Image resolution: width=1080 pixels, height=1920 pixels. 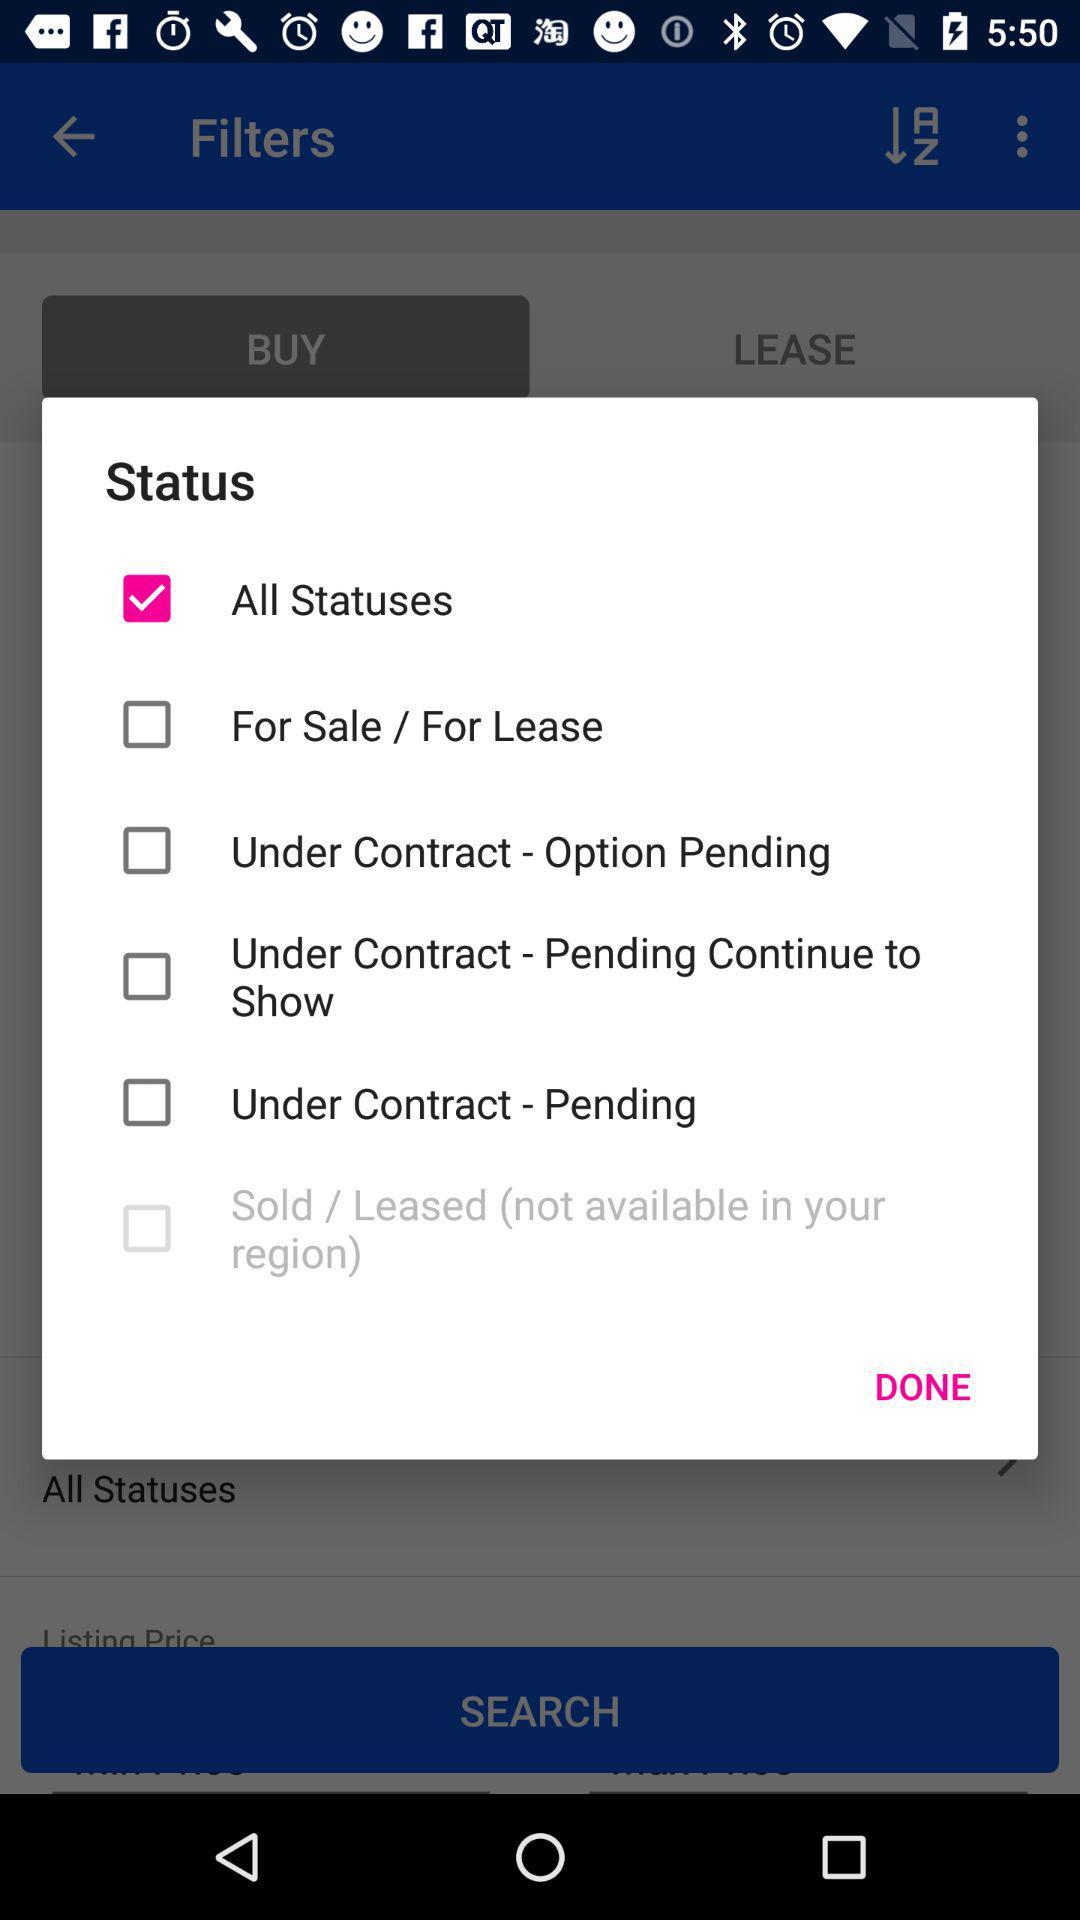 What do you see at coordinates (922, 1385) in the screenshot?
I see `icon below the sold leased not item` at bounding box center [922, 1385].